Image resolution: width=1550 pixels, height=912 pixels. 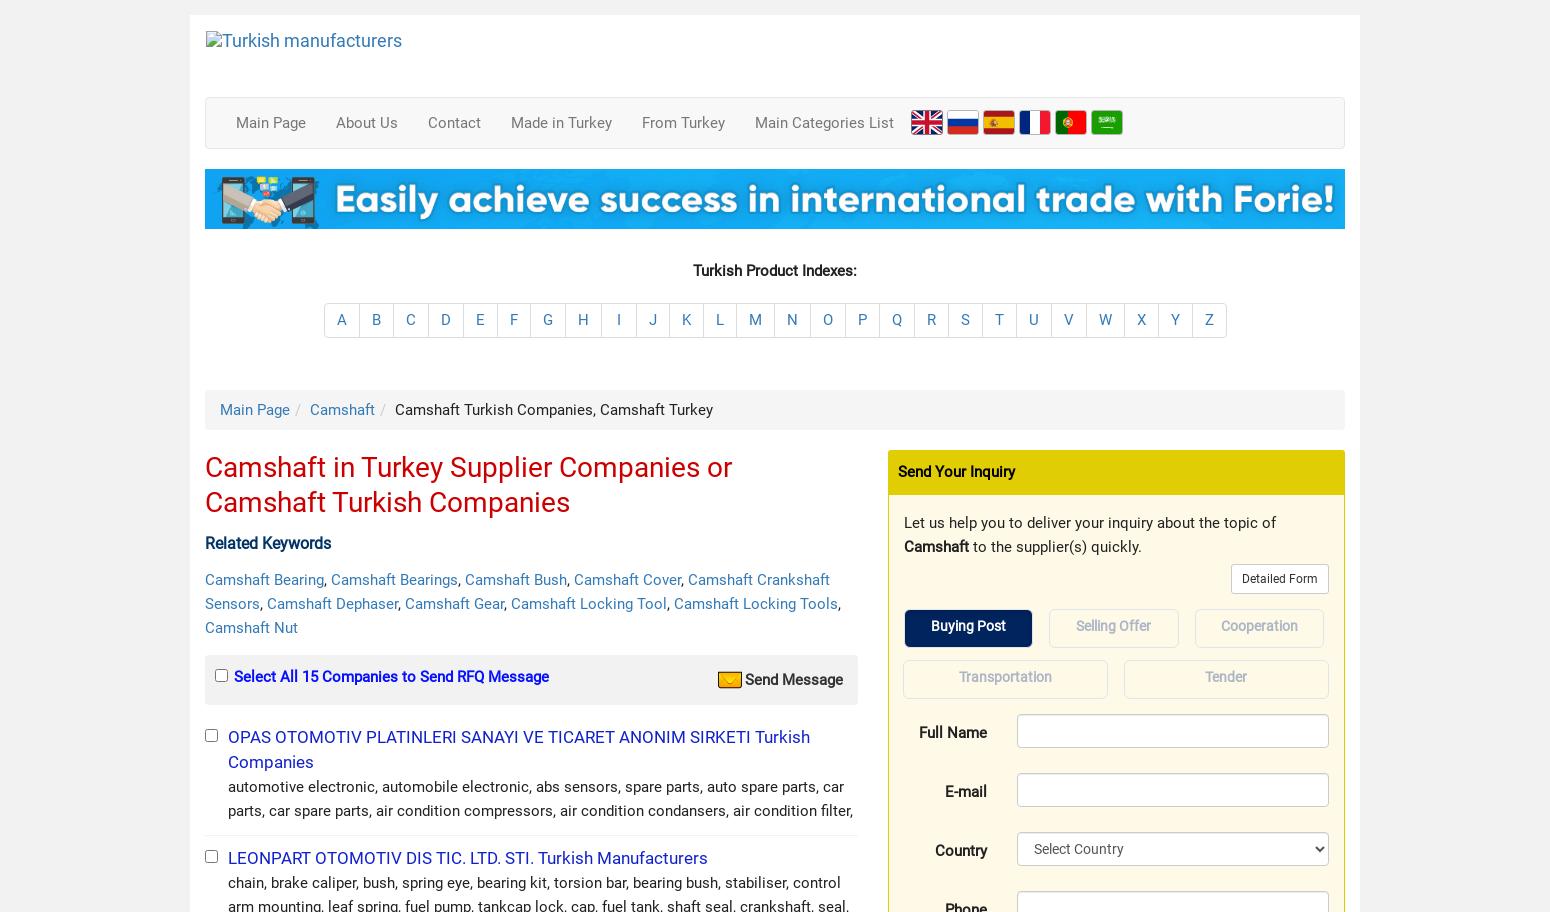 What do you see at coordinates (626, 578) in the screenshot?
I see `'Camshaft Cover'` at bounding box center [626, 578].